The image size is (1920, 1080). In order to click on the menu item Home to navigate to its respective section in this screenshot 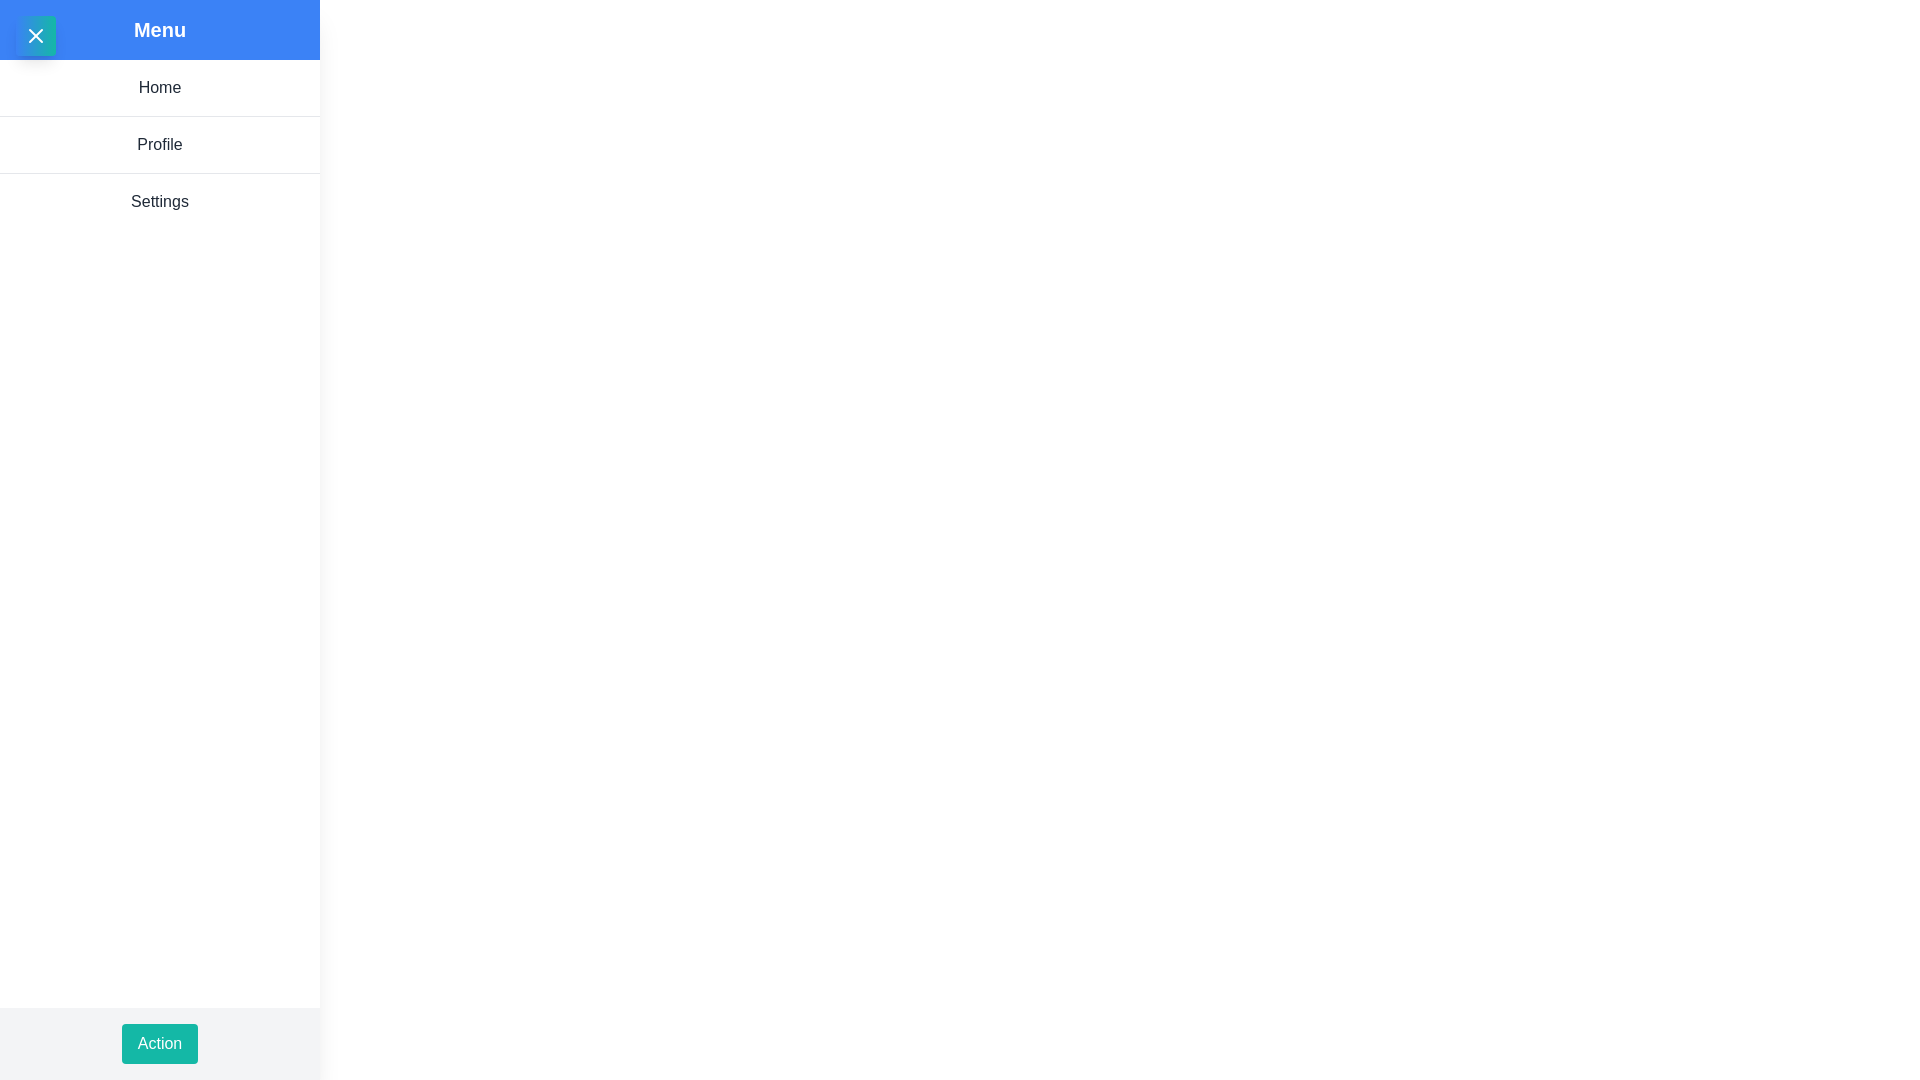, I will do `click(158, 87)`.